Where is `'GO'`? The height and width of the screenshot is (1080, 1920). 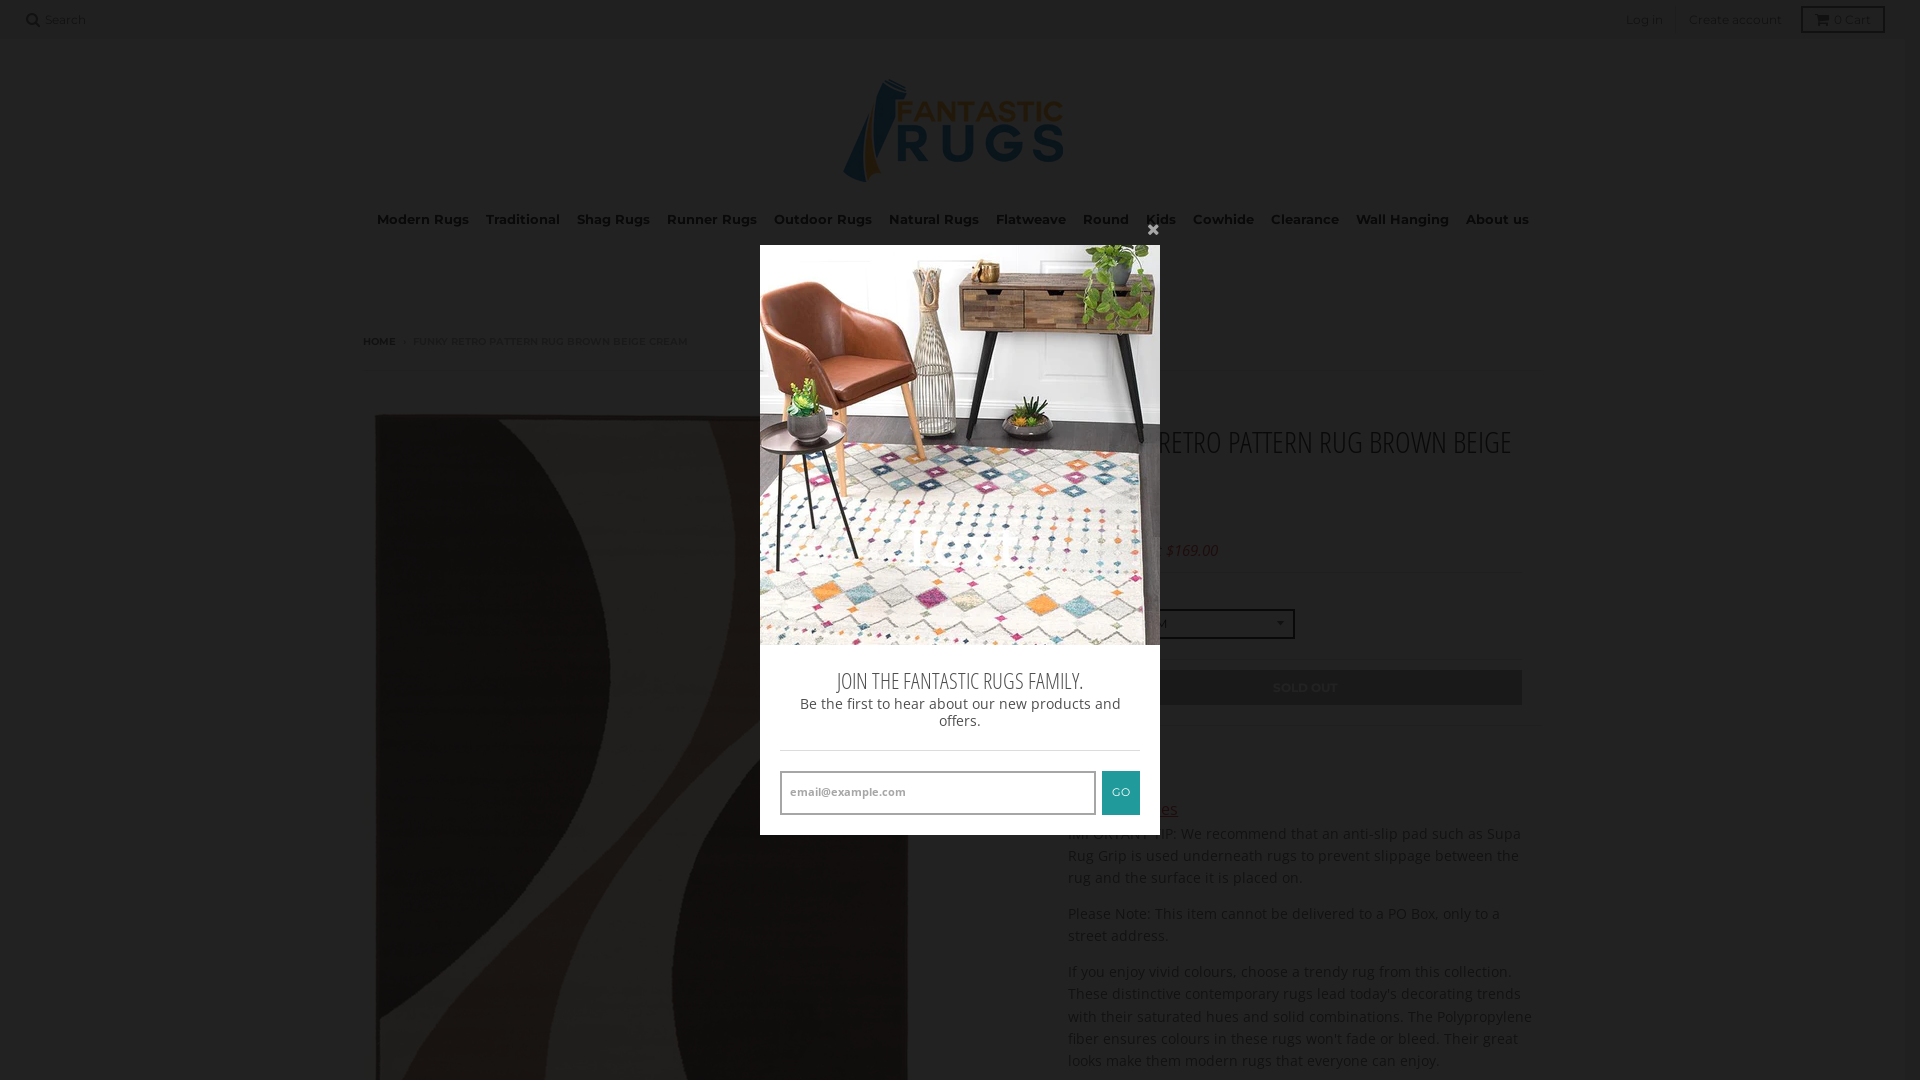
'GO' is located at coordinates (1121, 792).